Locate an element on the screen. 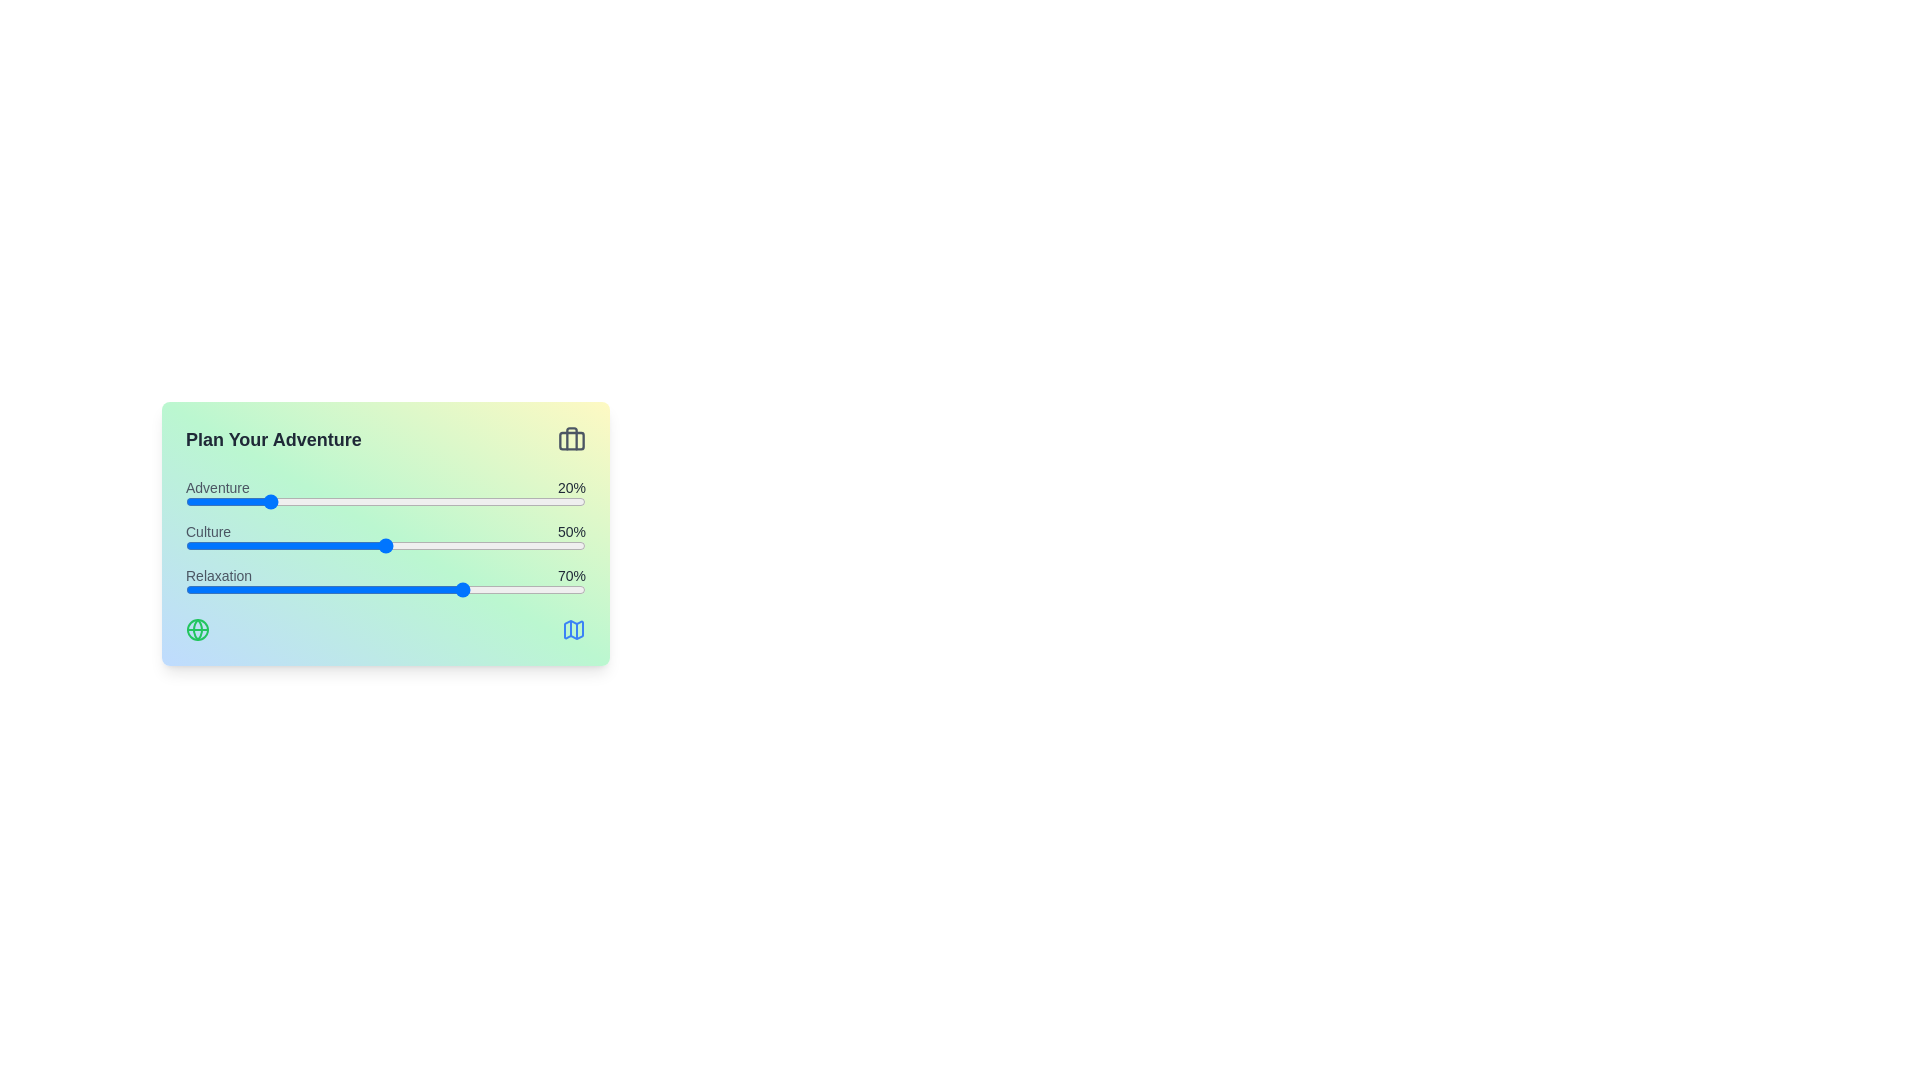 The image size is (1920, 1080). the 'Relaxation' slider to 54% is located at coordinates (401, 589).